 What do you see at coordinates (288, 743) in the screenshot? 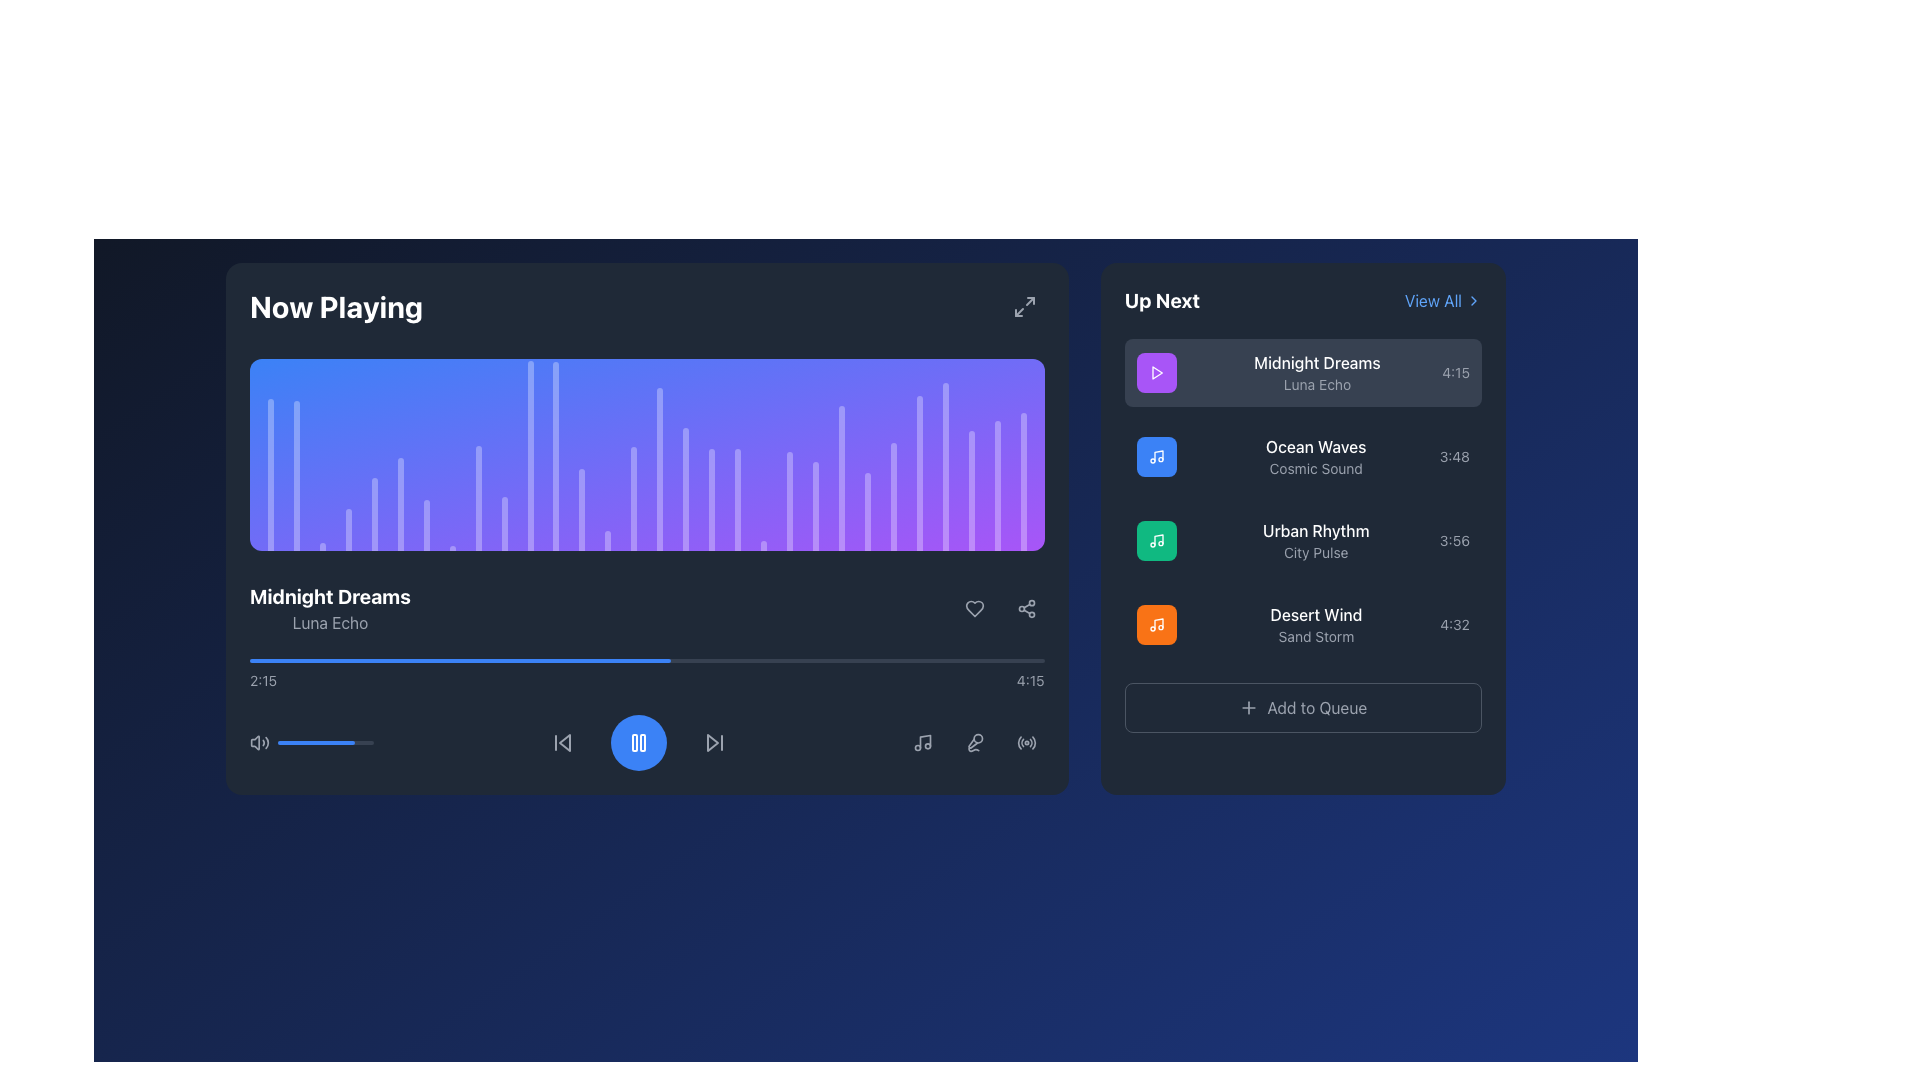
I see `the slider` at bounding box center [288, 743].